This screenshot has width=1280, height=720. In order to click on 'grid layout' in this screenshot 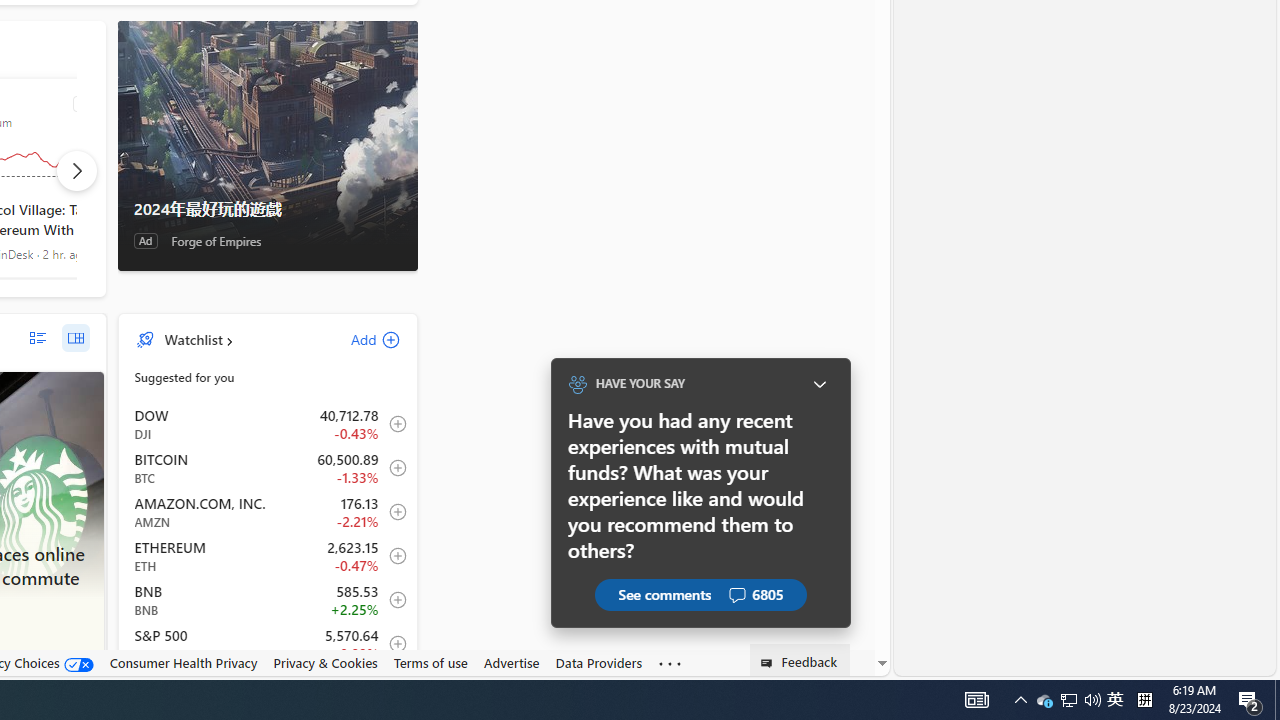, I will do `click(75, 337)`.